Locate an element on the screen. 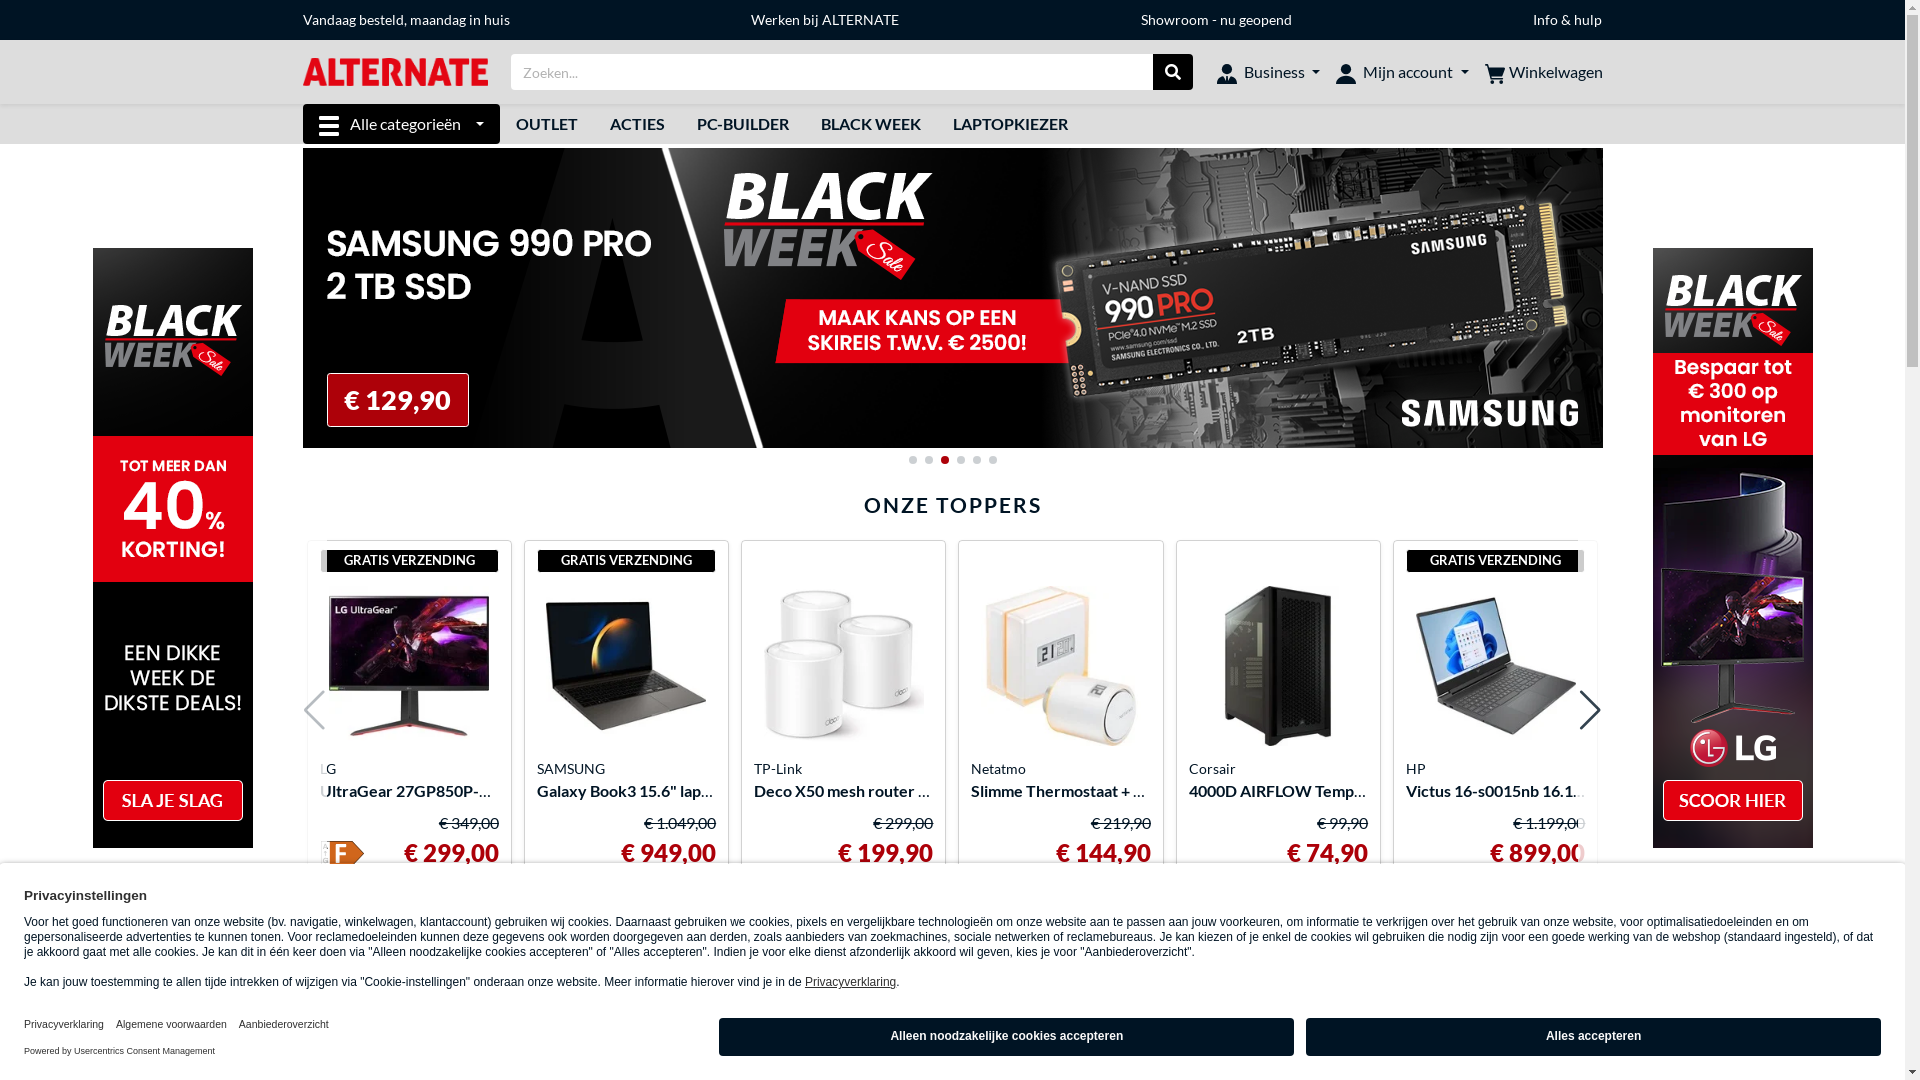  'Showroom - nu geopend' is located at coordinates (1215, 19).